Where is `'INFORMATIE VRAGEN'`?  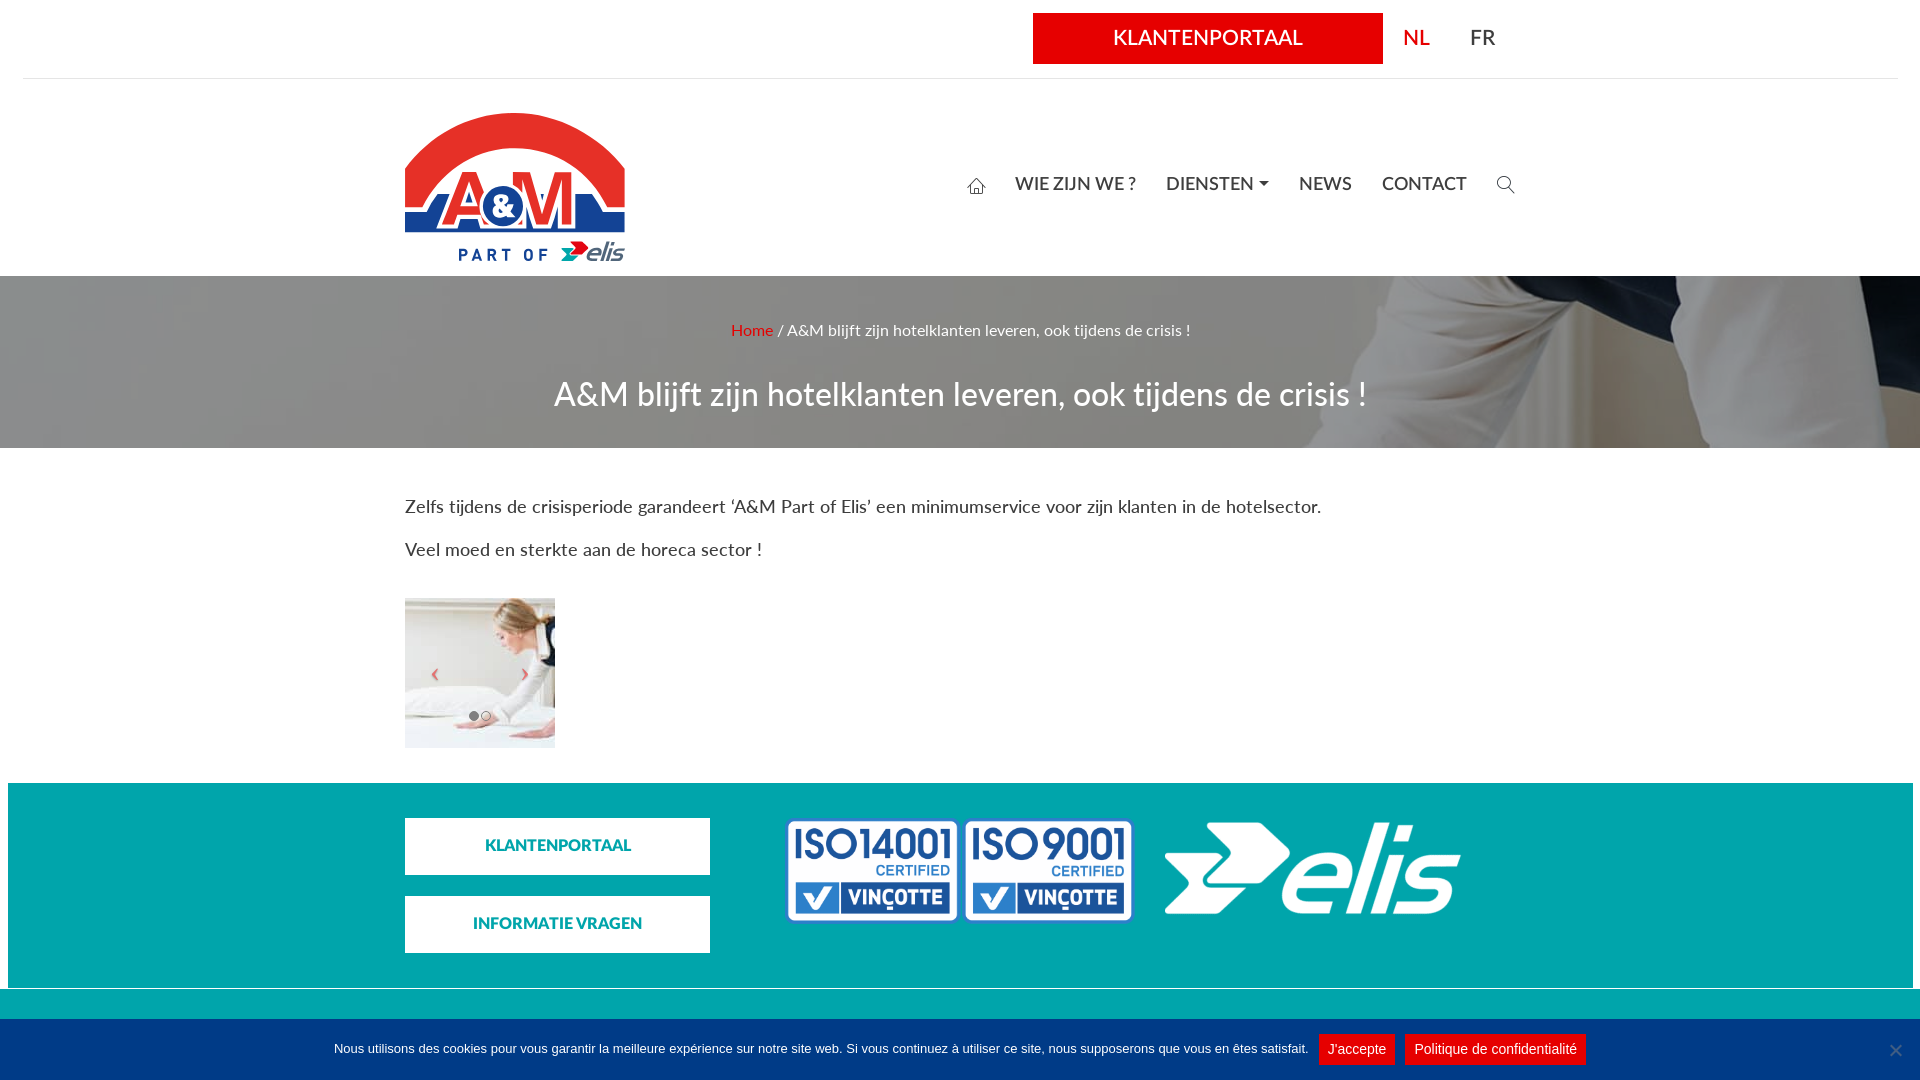
'INFORMATIE VRAGEN' is located at coordinates (557, 924).